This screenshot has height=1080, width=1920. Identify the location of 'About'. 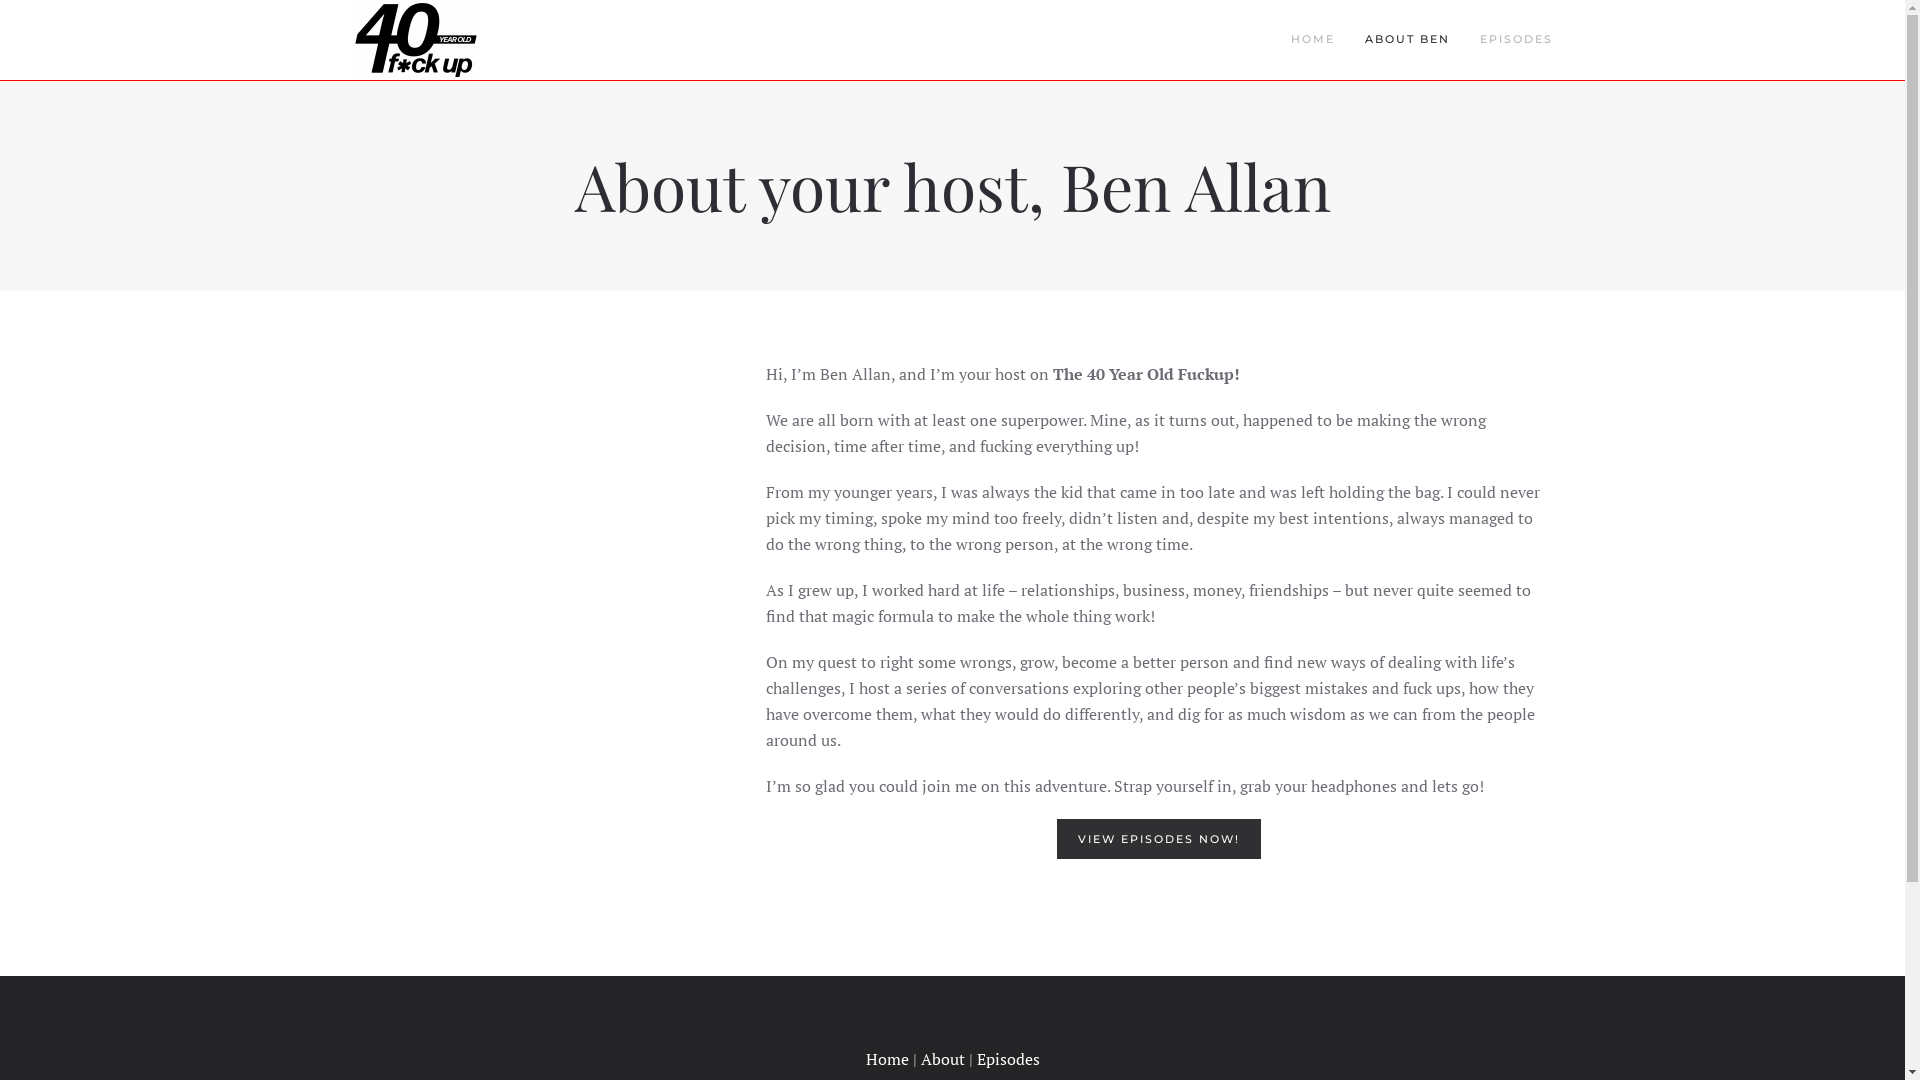
(940, 1058).